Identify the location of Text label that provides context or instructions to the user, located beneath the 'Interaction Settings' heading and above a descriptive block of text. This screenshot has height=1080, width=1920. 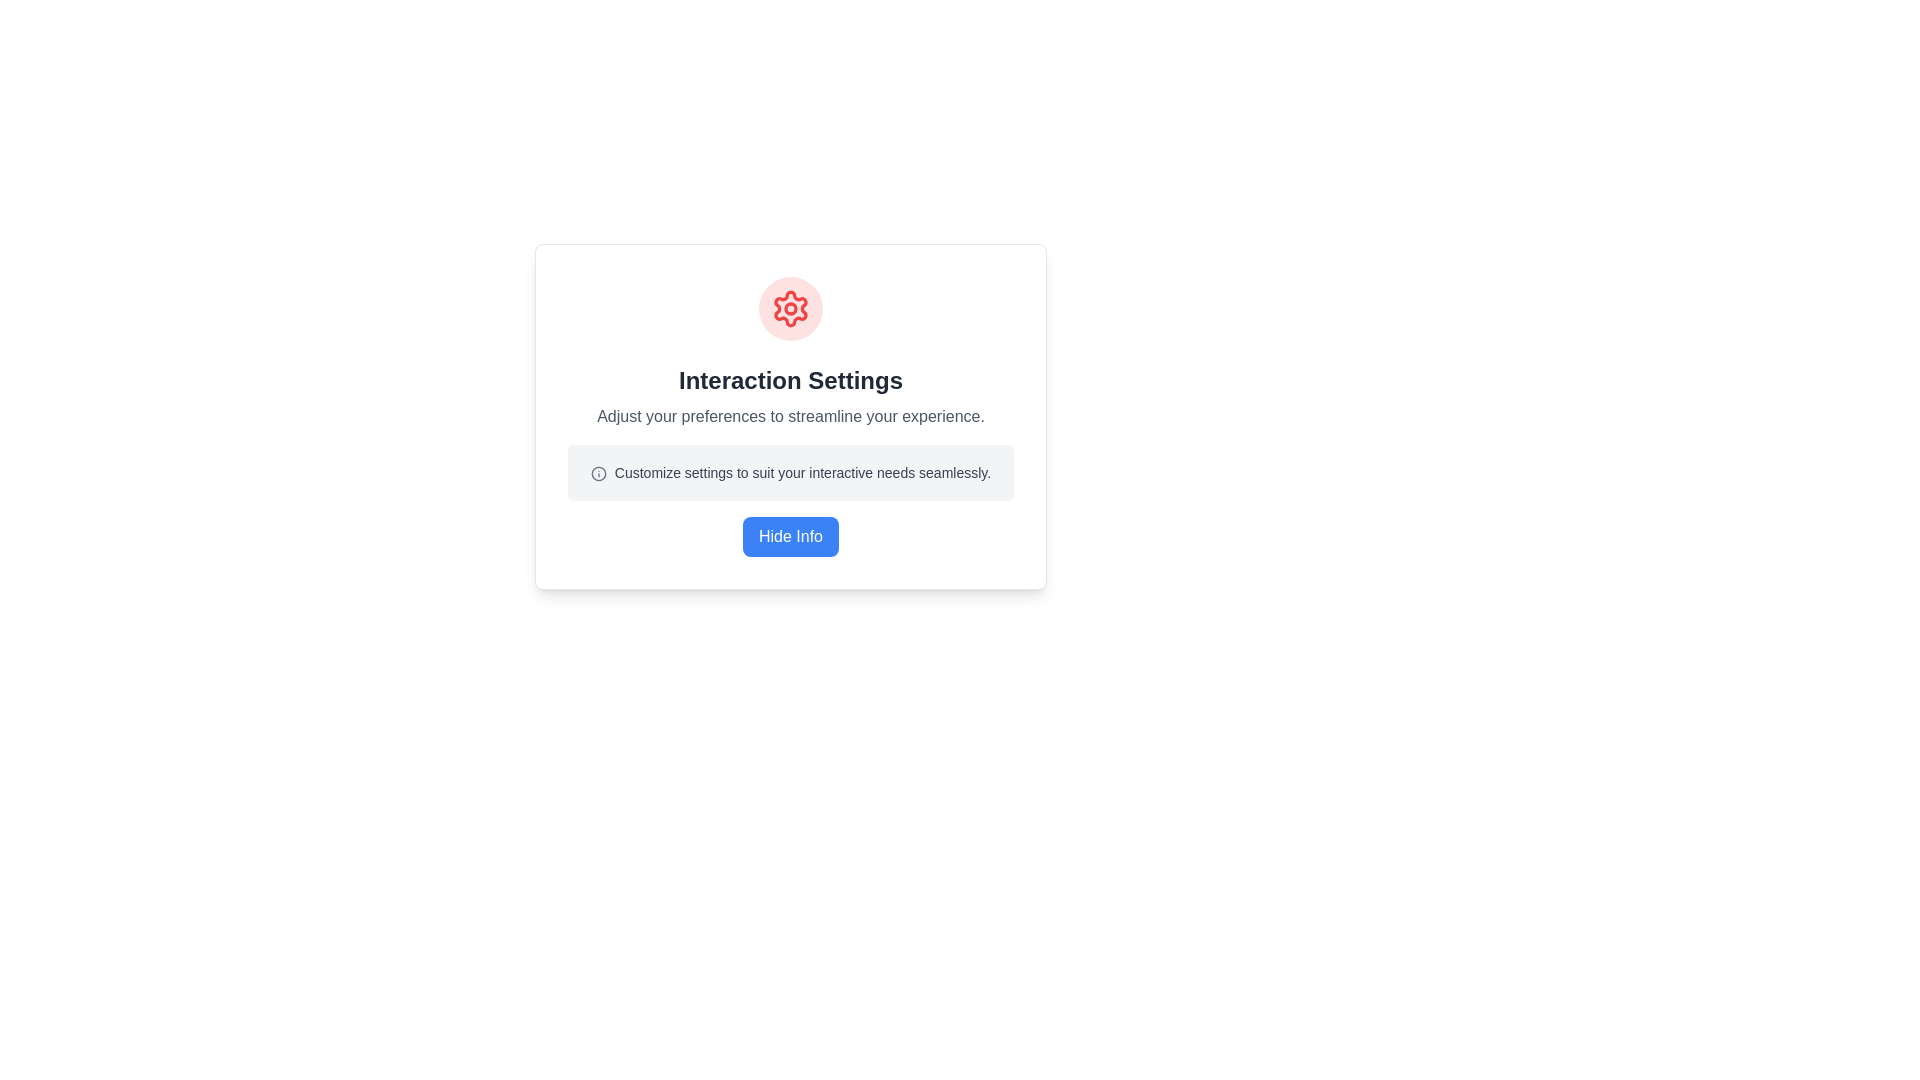
(790, 415).